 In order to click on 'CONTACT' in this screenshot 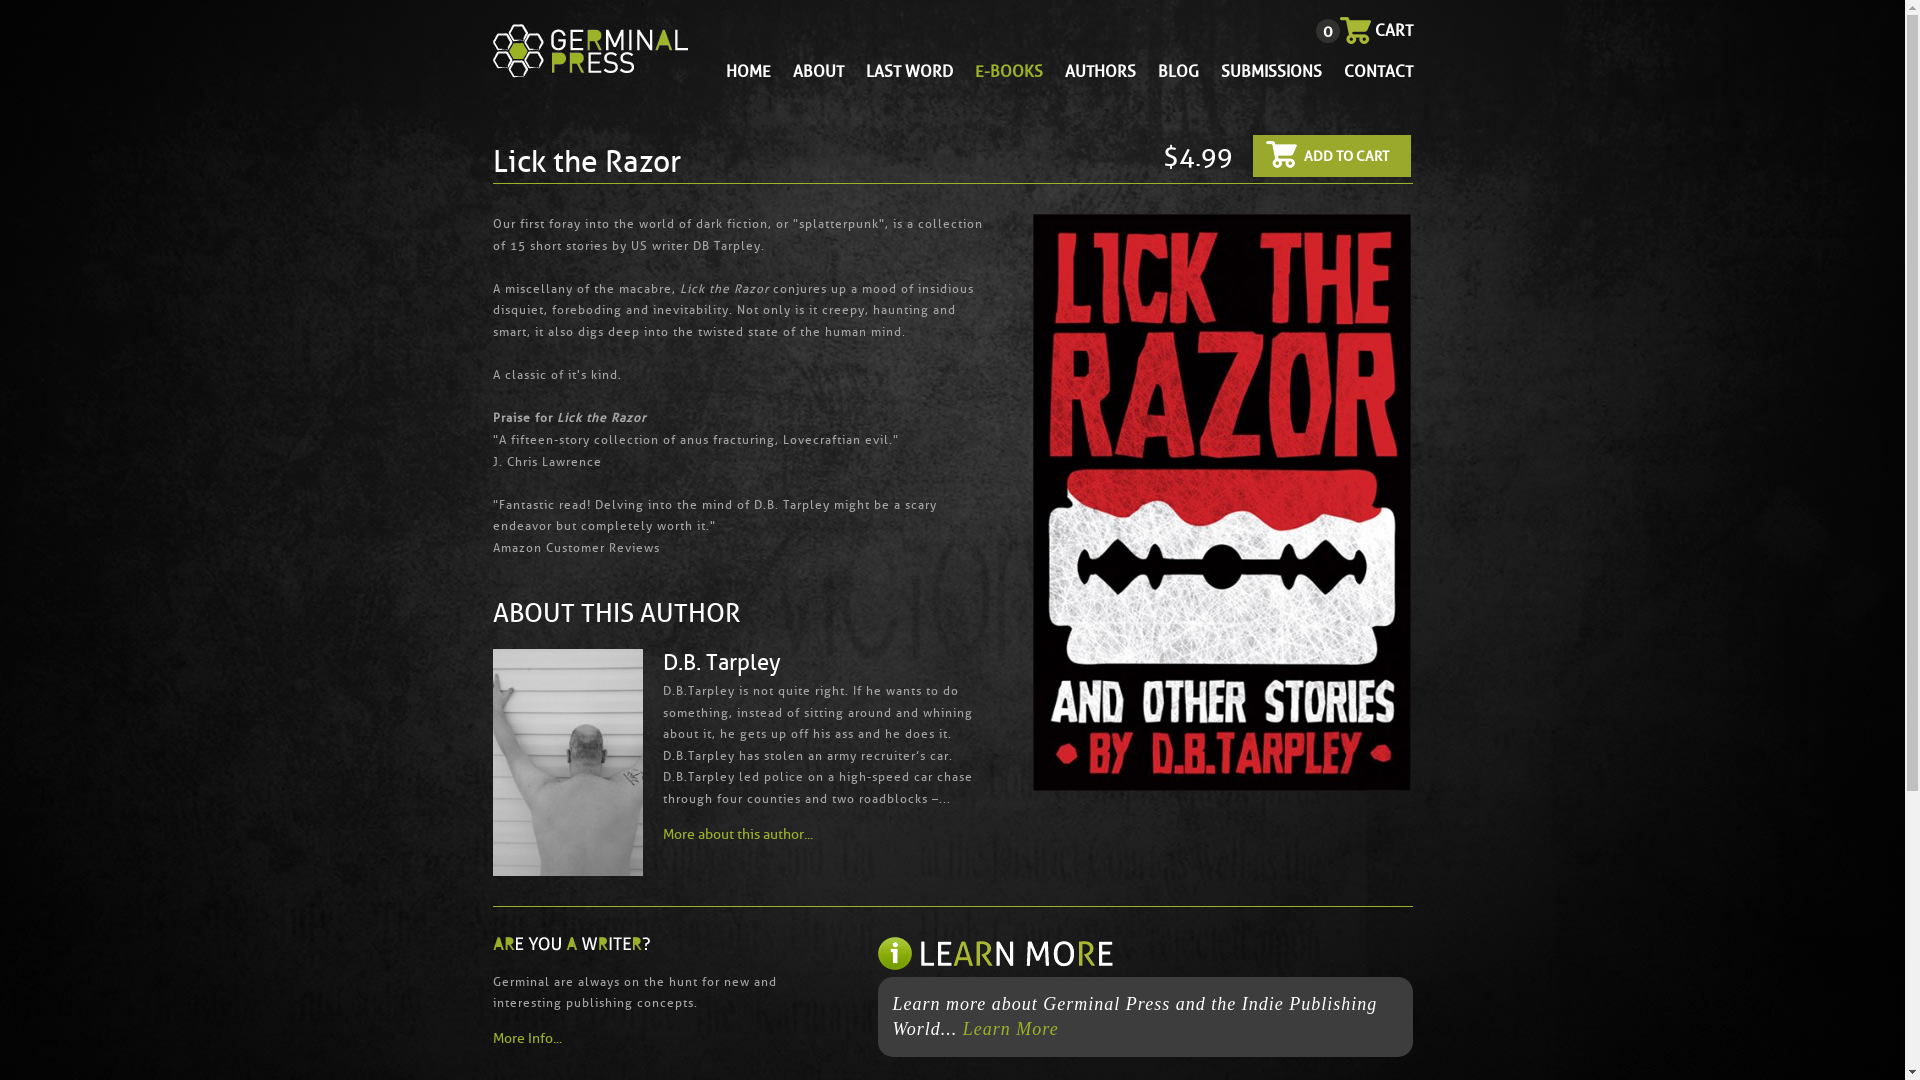, I will do `click(1377, 70)`.